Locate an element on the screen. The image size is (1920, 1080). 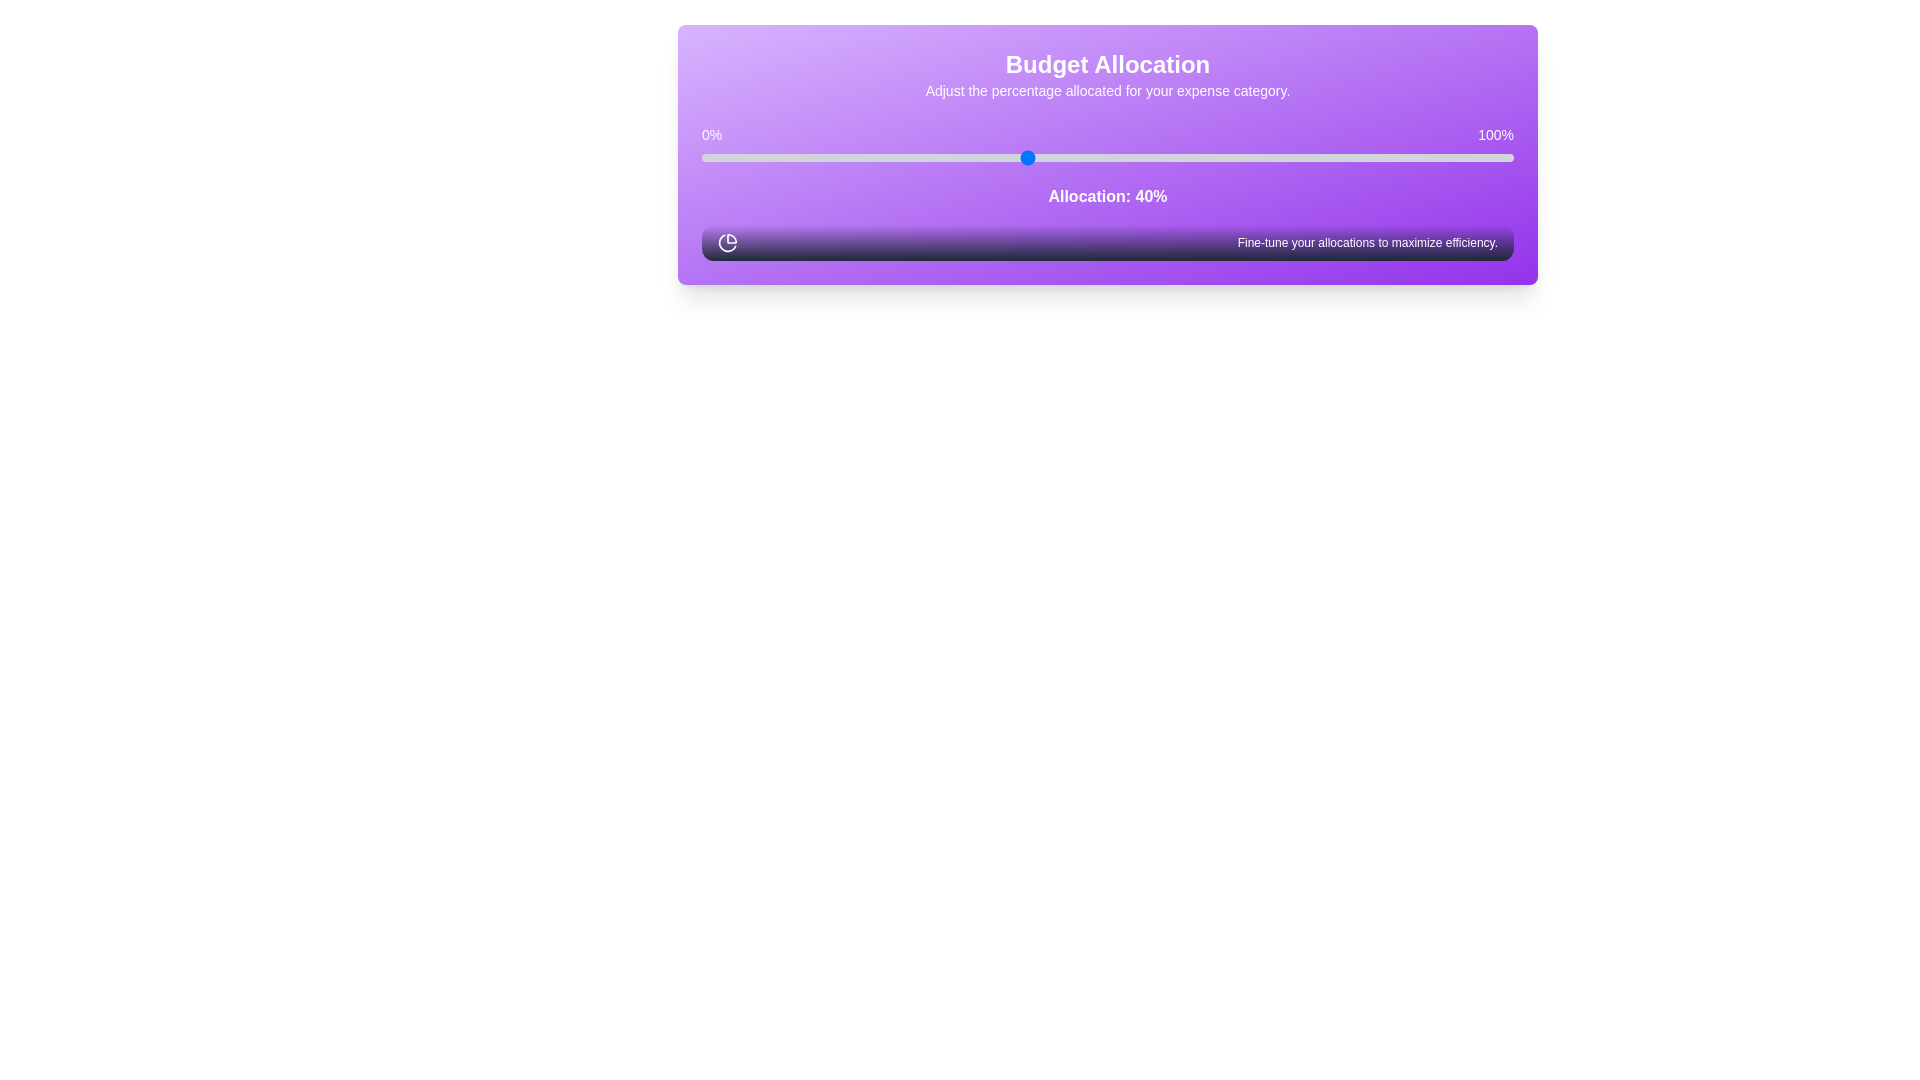
the allocation percentage is located at coordinates (969, 157).